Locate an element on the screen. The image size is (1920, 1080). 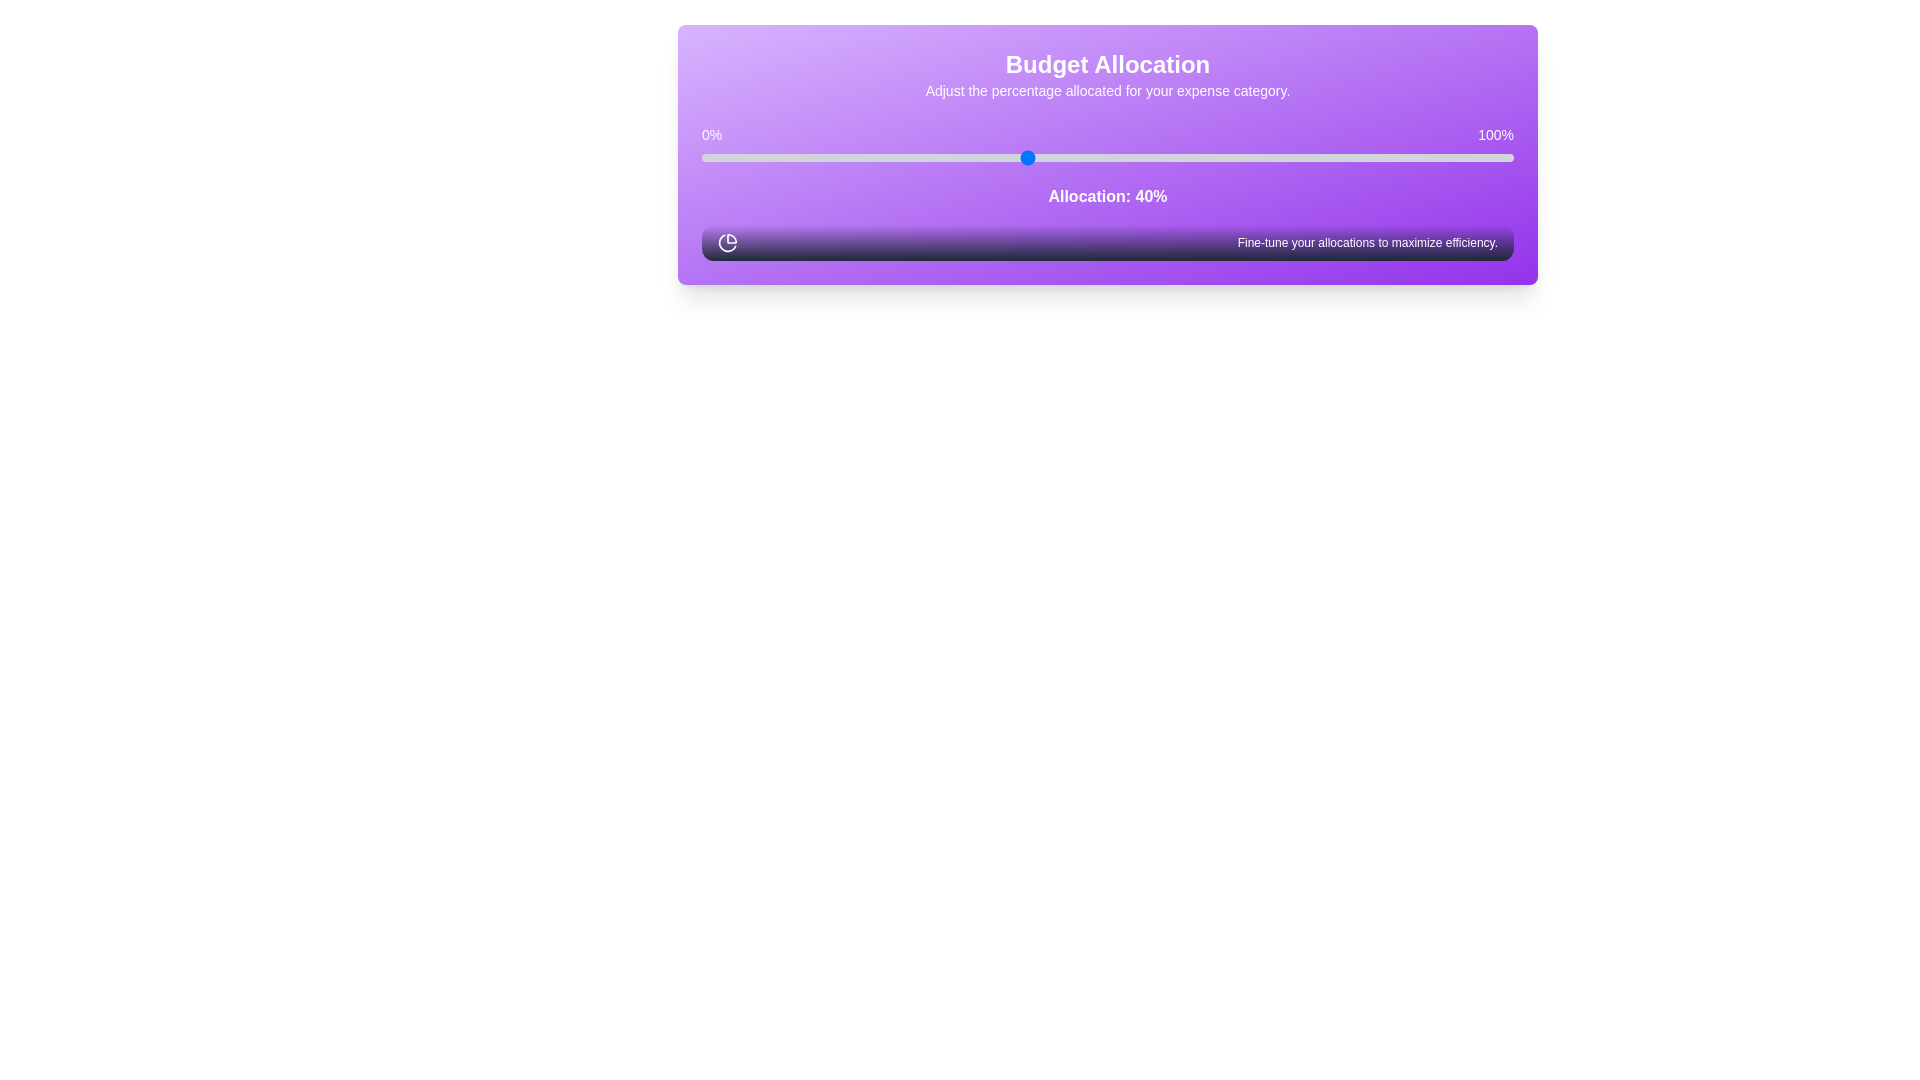
the allocation percentage is located at coordinates (969, 157).